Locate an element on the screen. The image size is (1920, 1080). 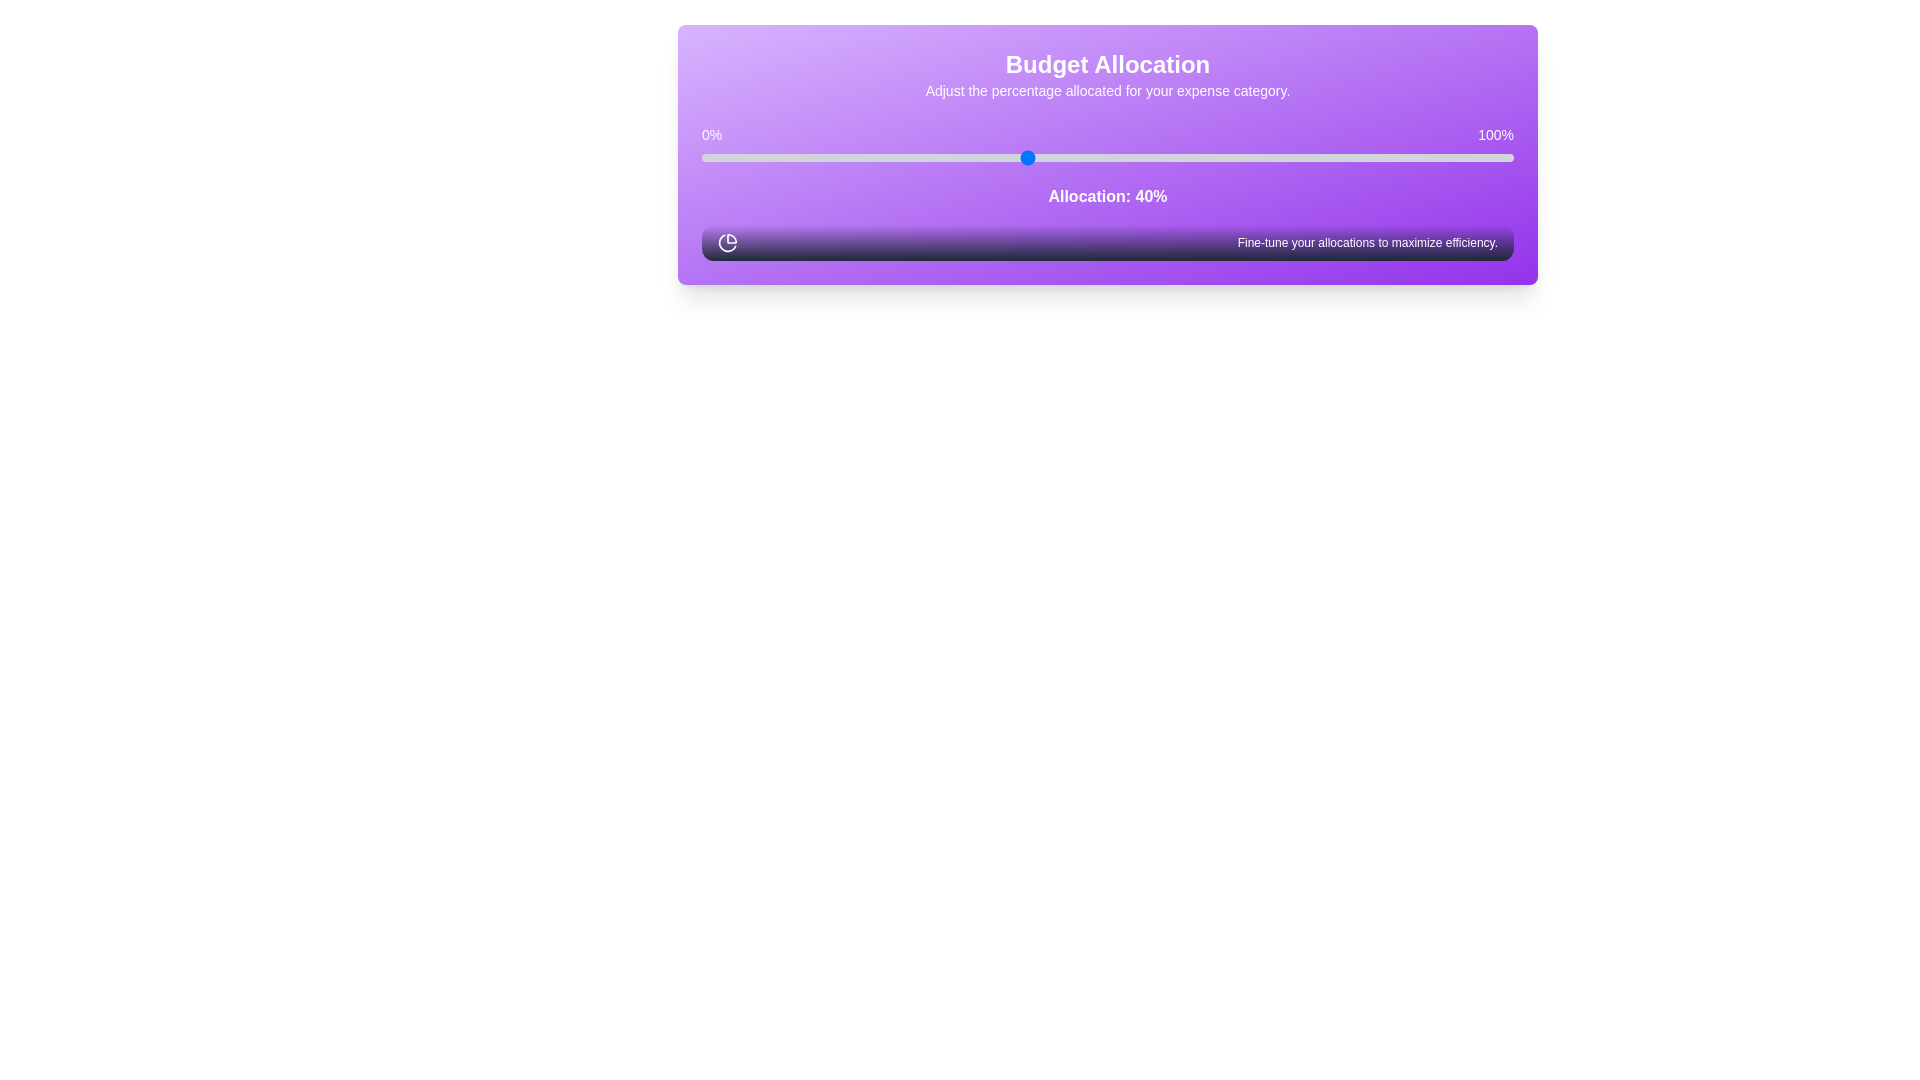
the allocation percentage is located at coordinates (969, 157).